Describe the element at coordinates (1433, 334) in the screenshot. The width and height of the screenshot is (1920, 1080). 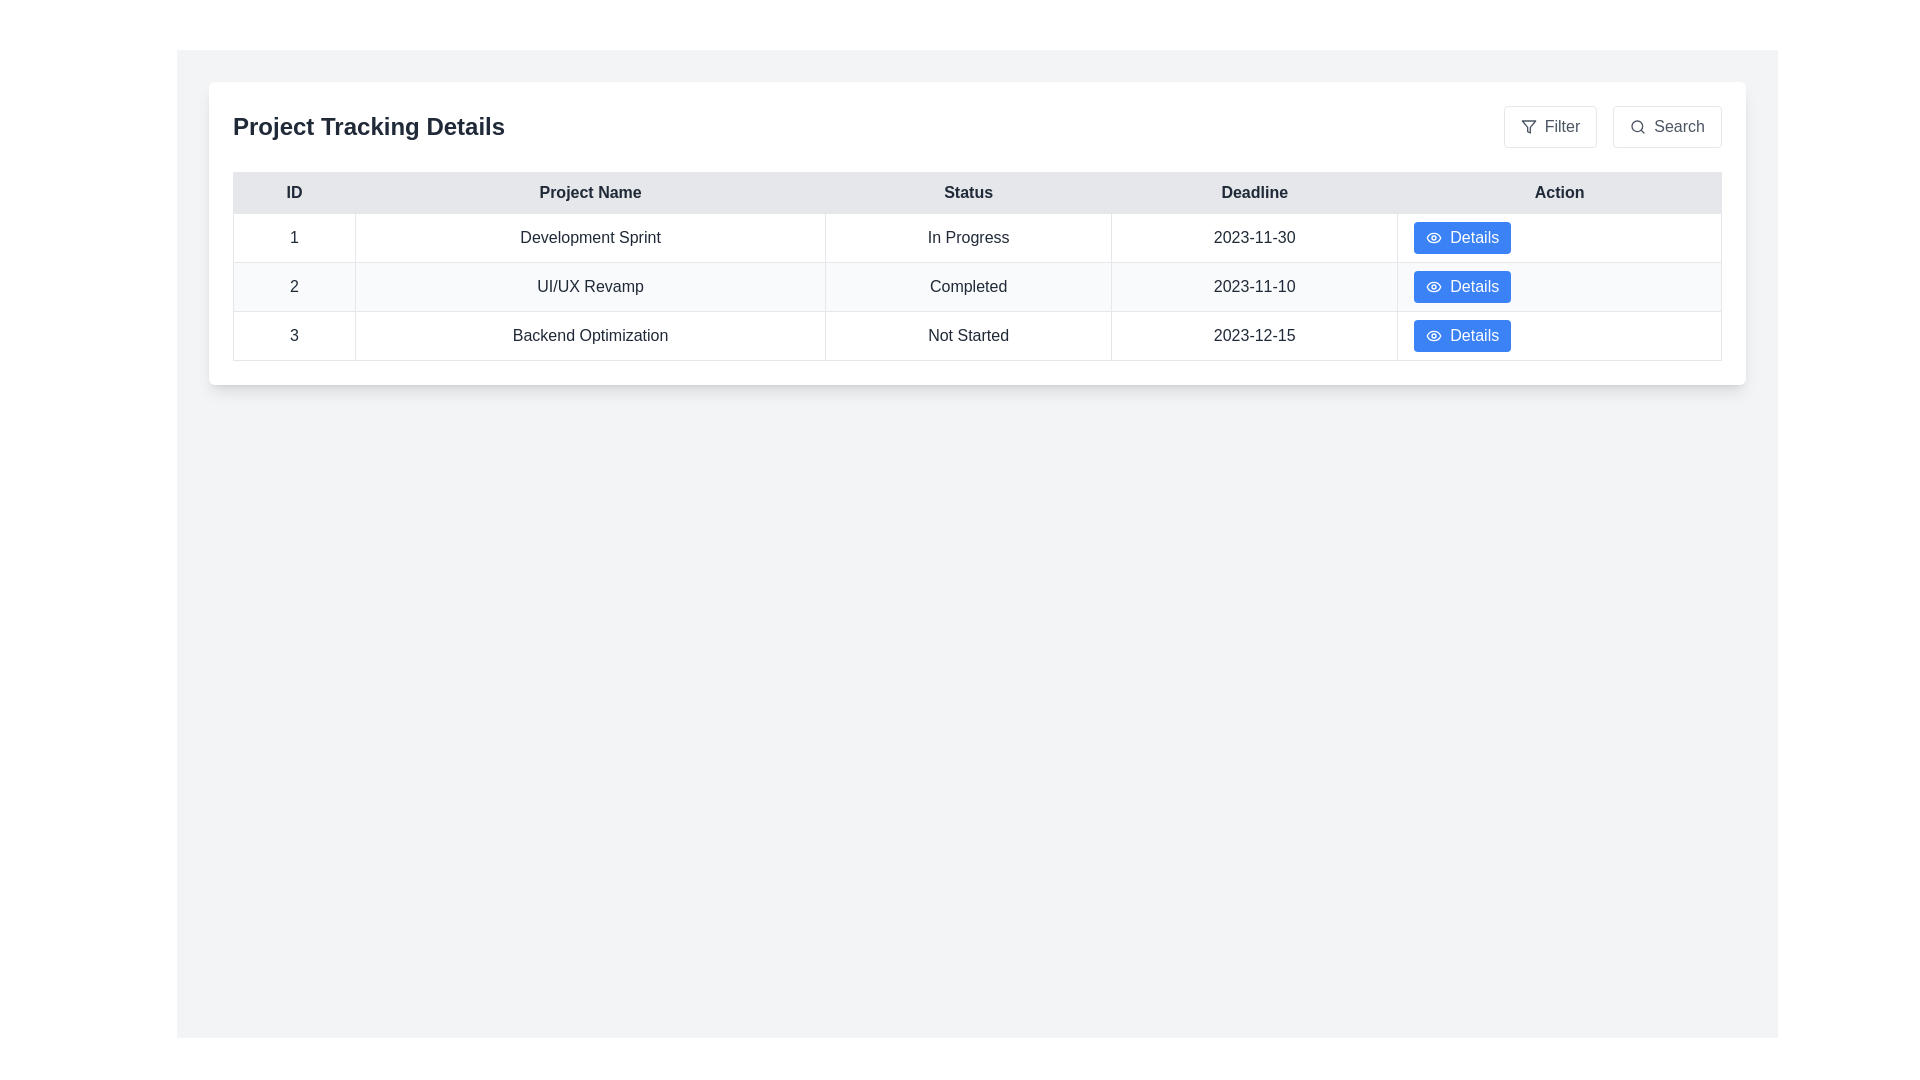
I see `the eye icon within the 'Details' button in the 'Action' column of the table, corresponding to the 'Backend Optimization' row` at that location.